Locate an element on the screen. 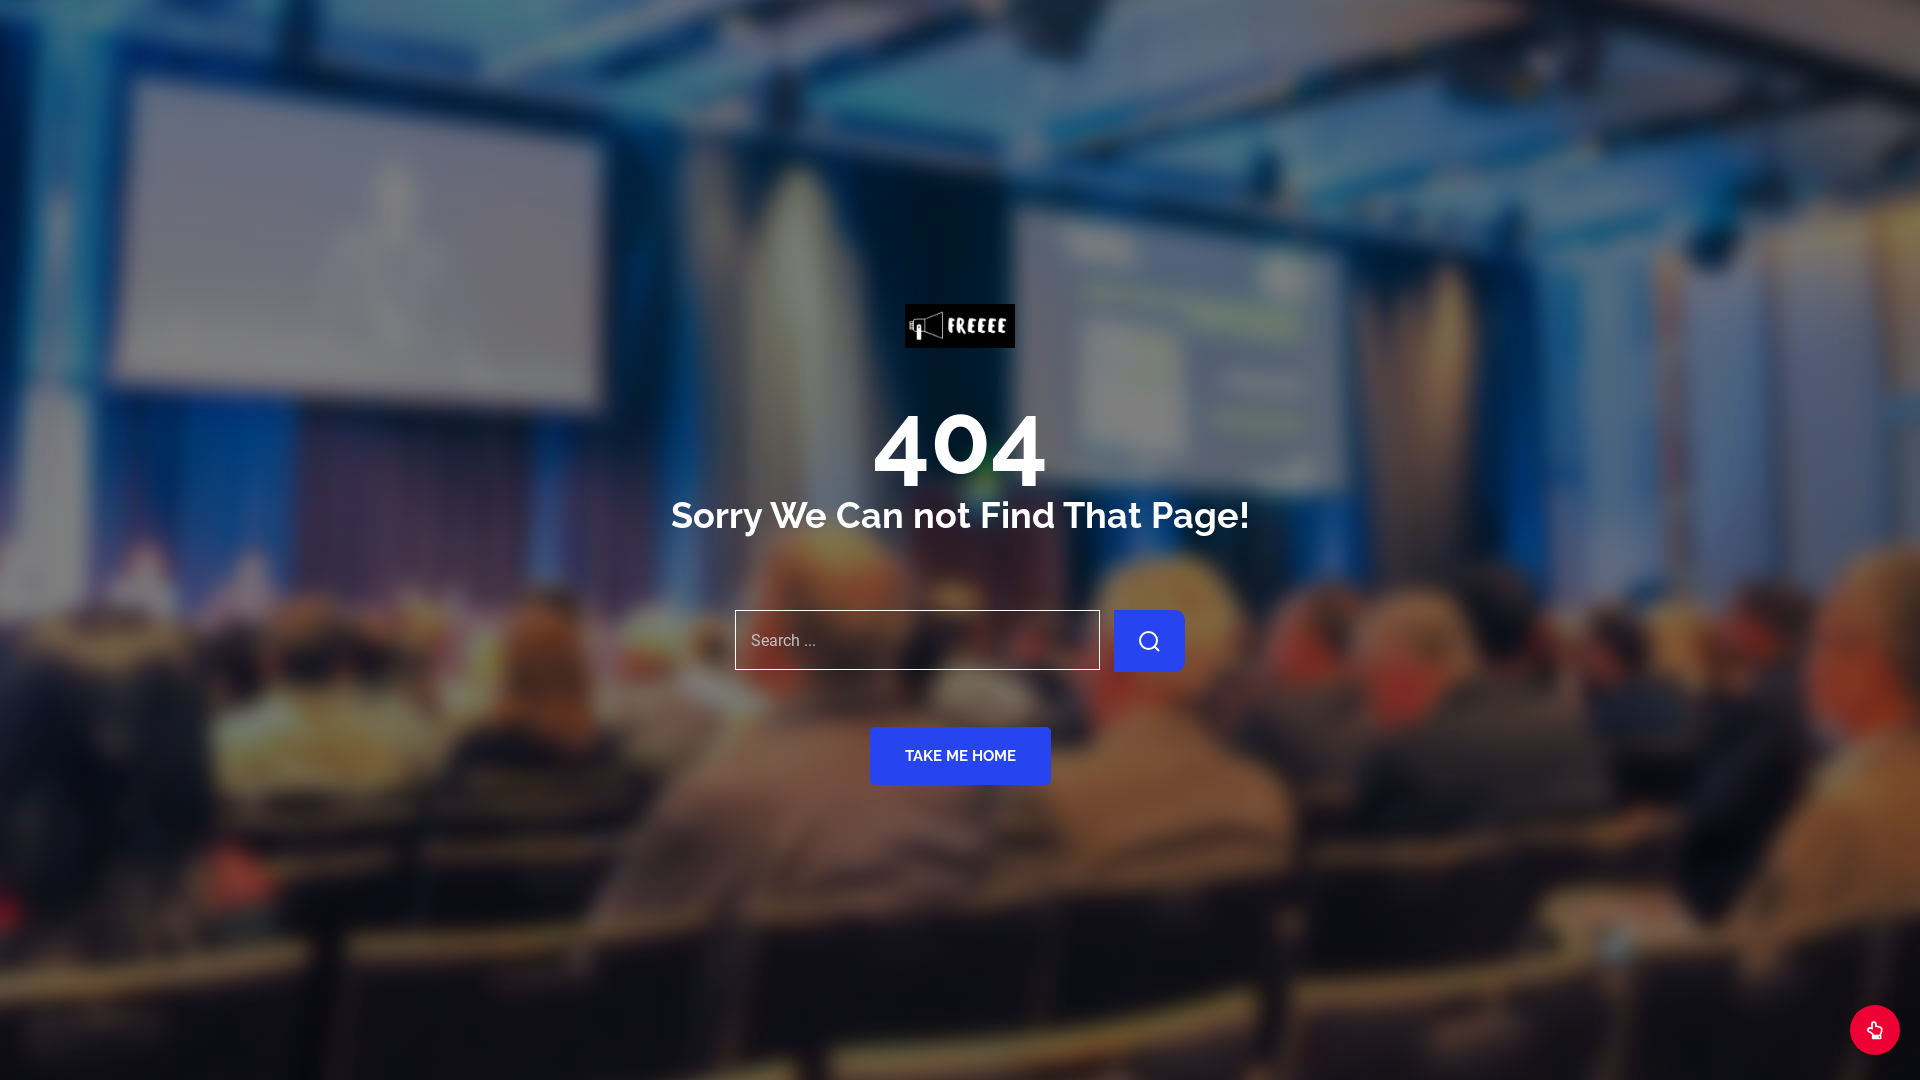  'TAKE ME HOME' is located at coordinates (960, 756).